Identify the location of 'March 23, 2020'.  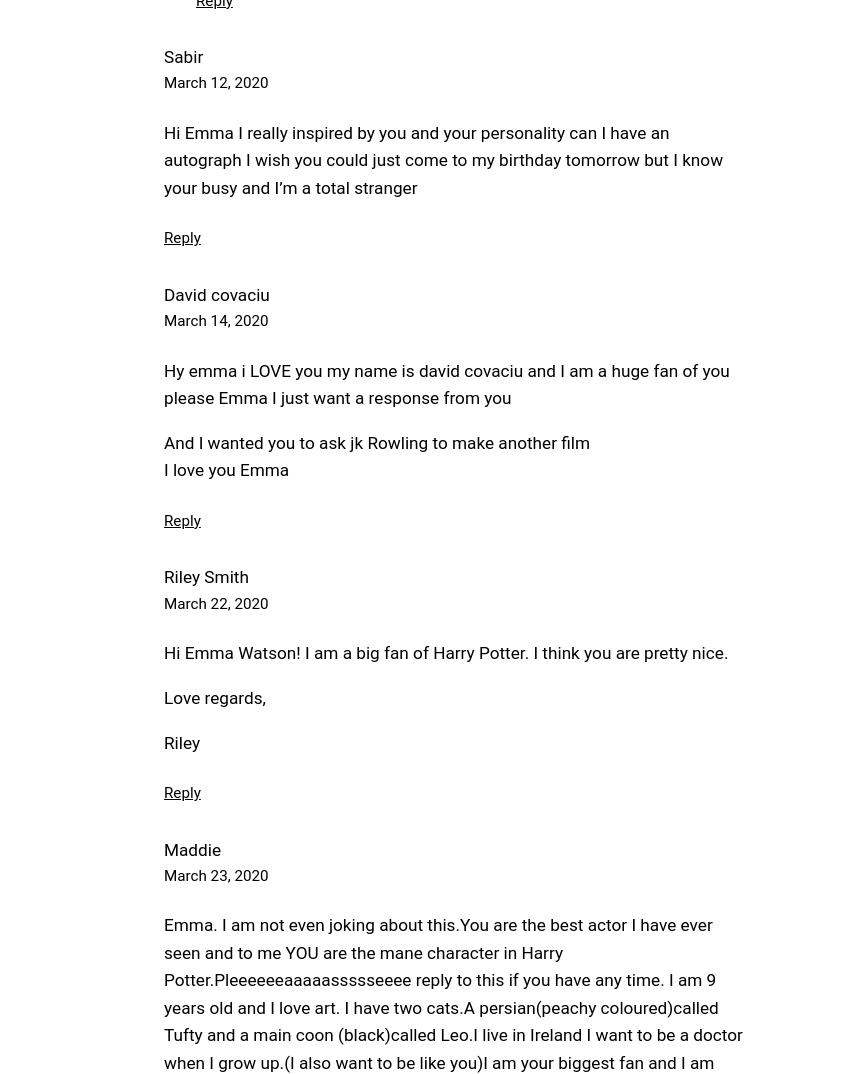
(215, 874).